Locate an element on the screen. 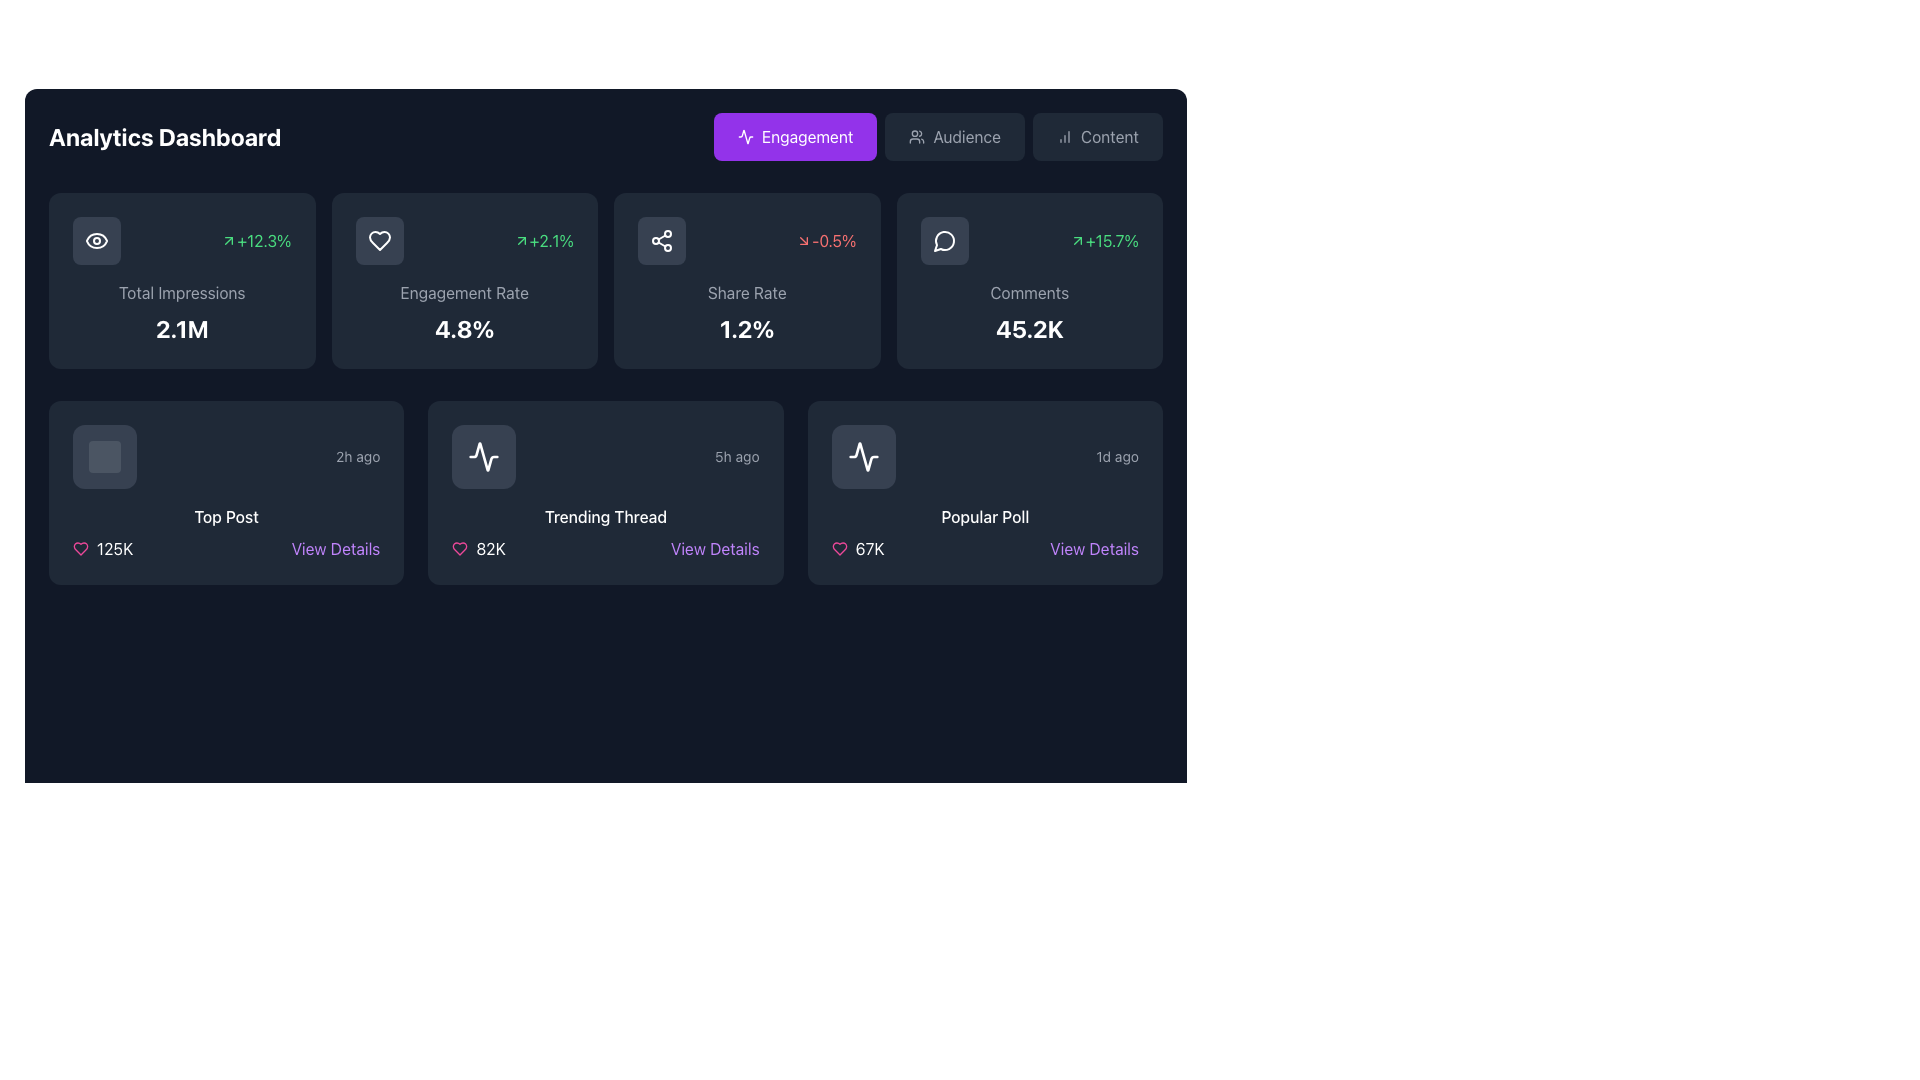 The height and width of the screenshot is (1080, 1920). the share icon button located in the Share Rate section of the analytics dashboard, positioned between the Engagement Rate card and the Comments card, to interact with the sharing function is located at coordinates (662, 239).